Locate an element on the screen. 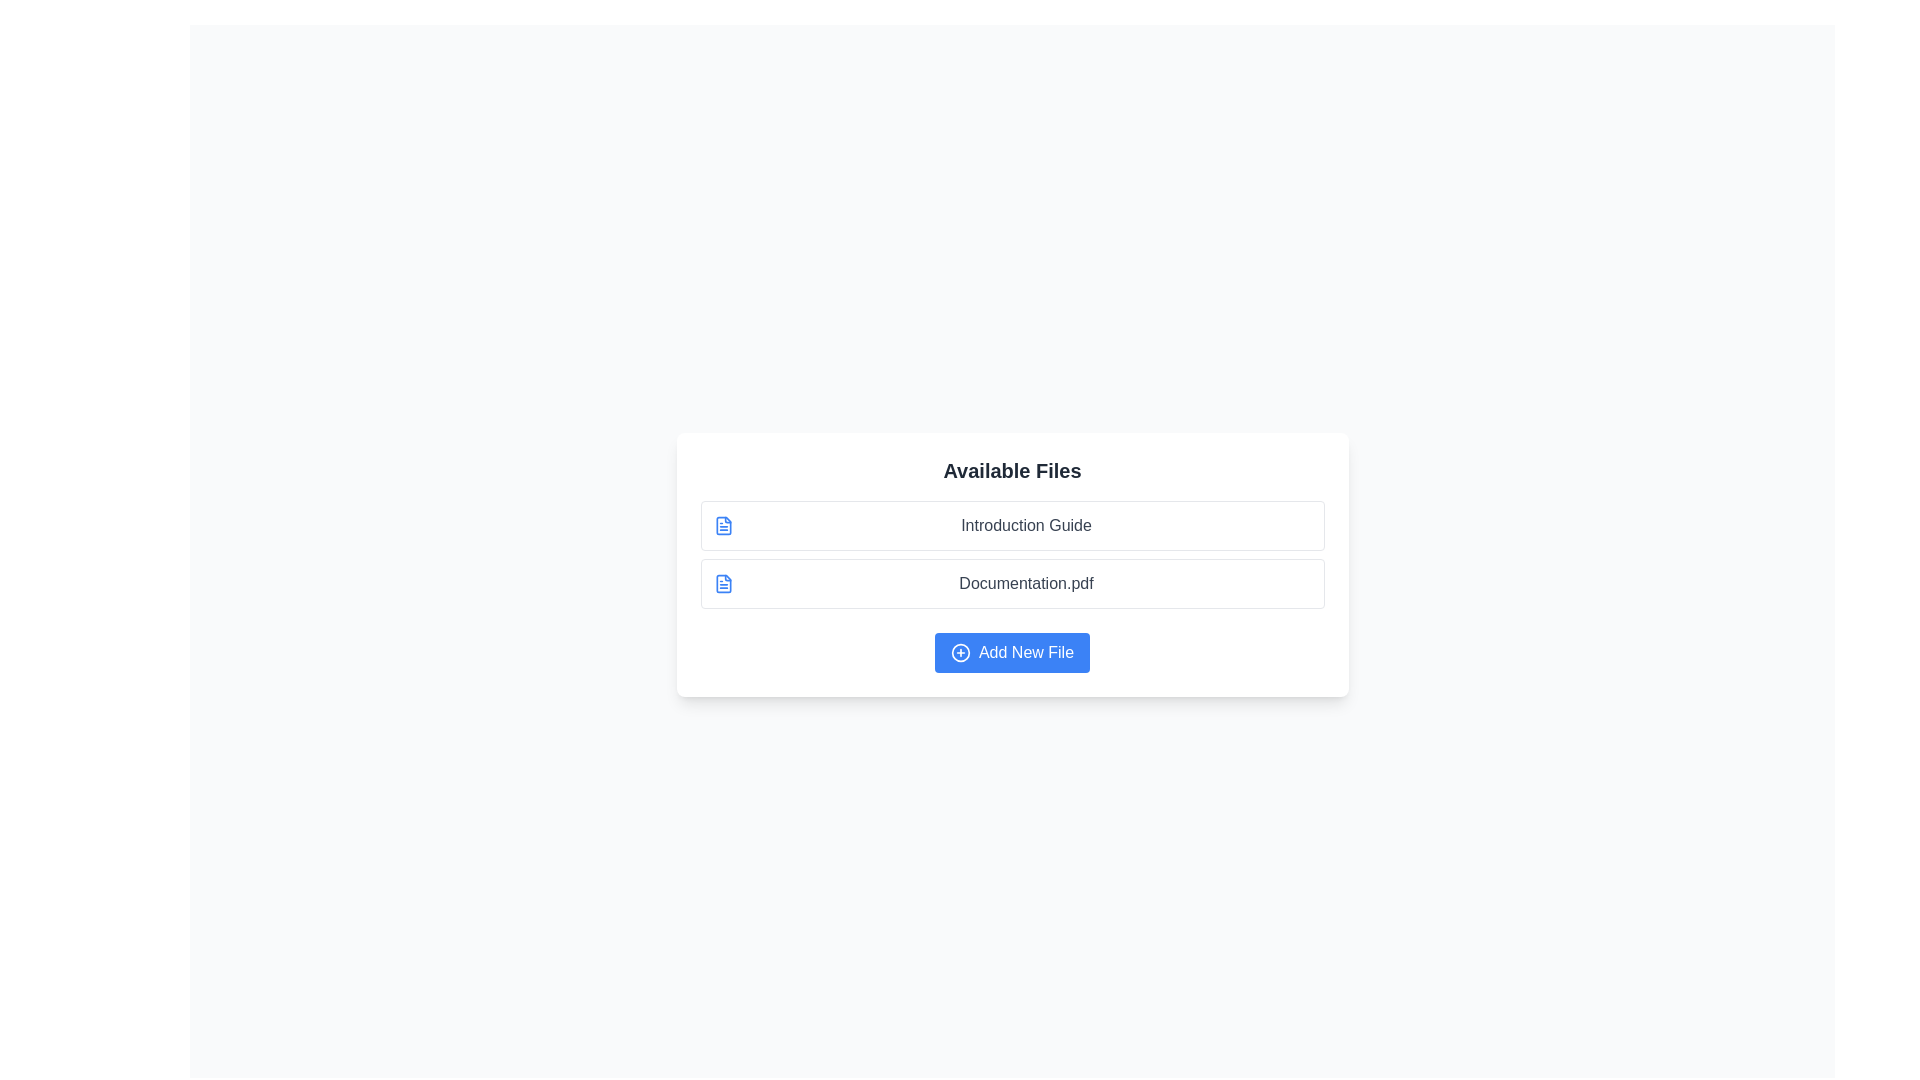 The width and height of the screenshot is (1920, 1080). the 'Documentation.pdf' text display in the file listing is located at coordinates (1026, 583).